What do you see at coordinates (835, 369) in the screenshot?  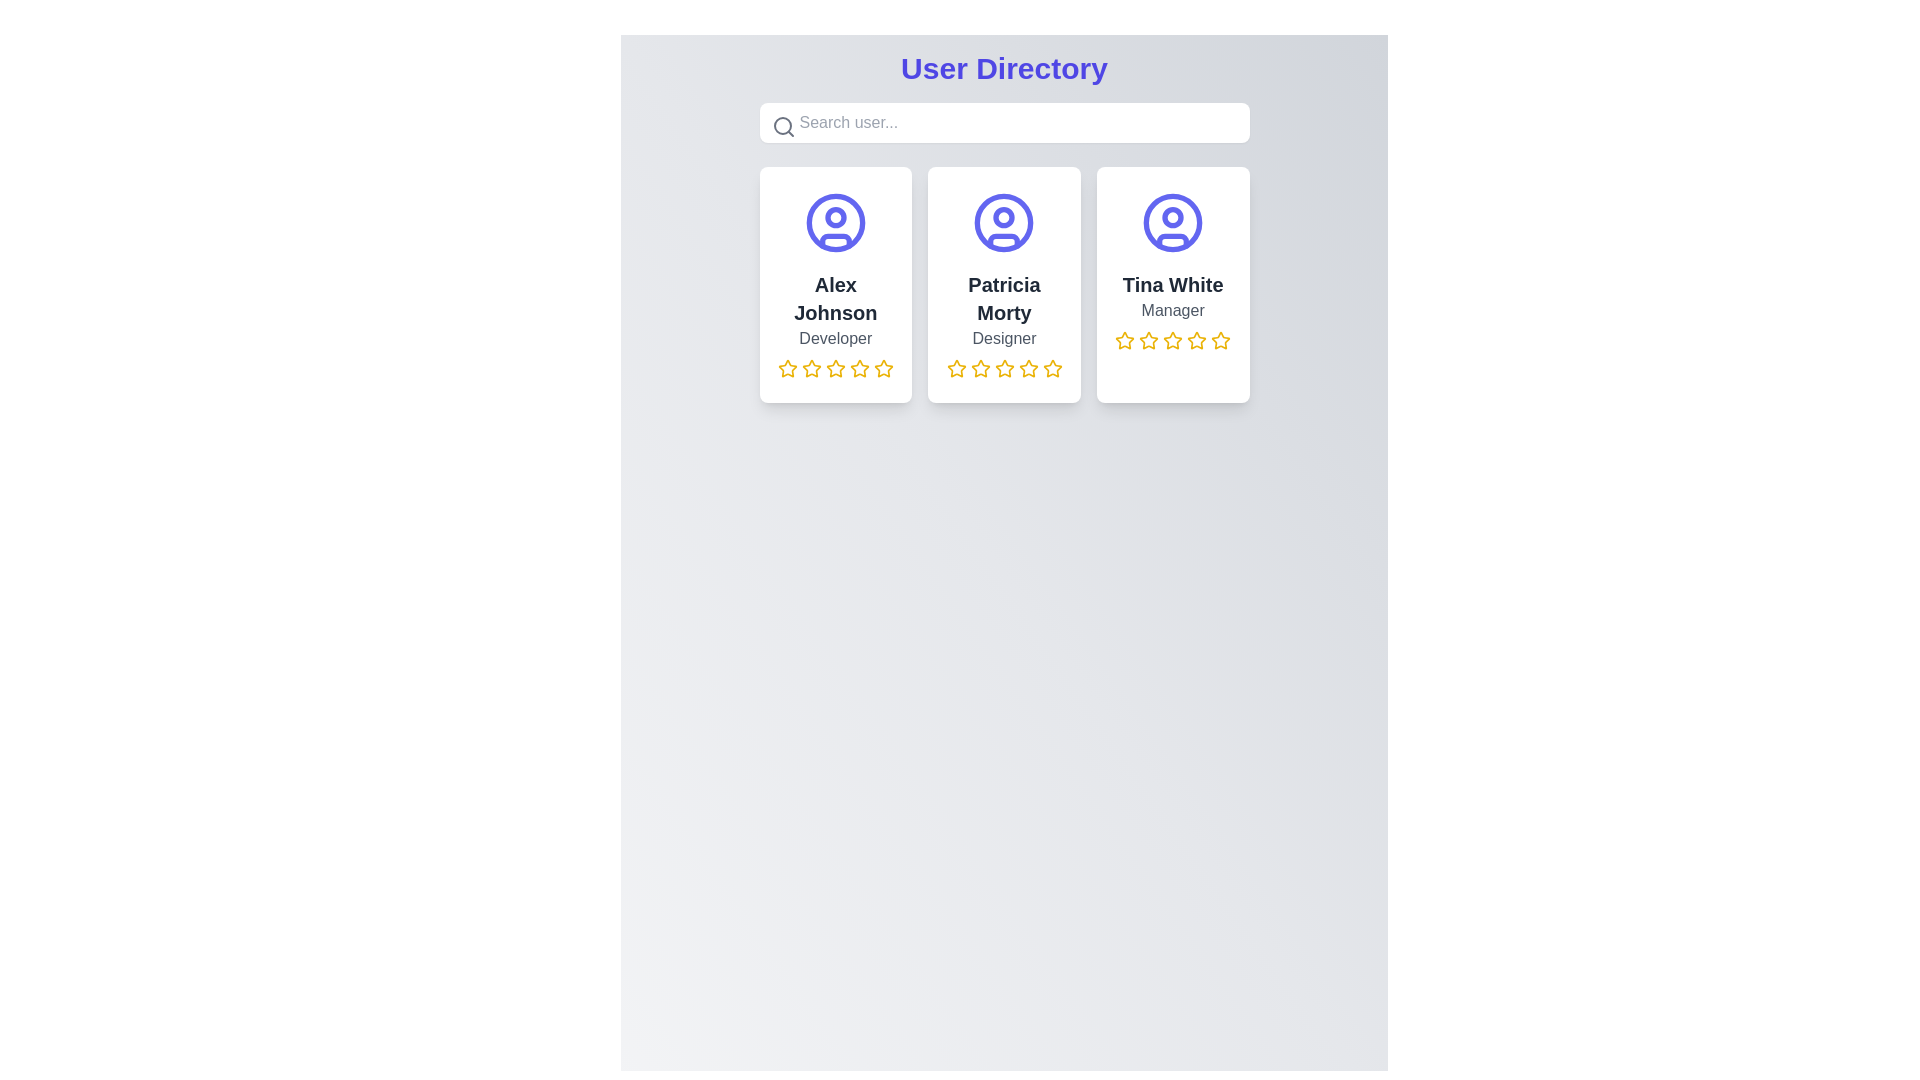 I see `the fourth star in the set of five stars under the card for user 'Alex Johnson' in the 'User Directory' interface to rate it` at bounding box center [835, 369].